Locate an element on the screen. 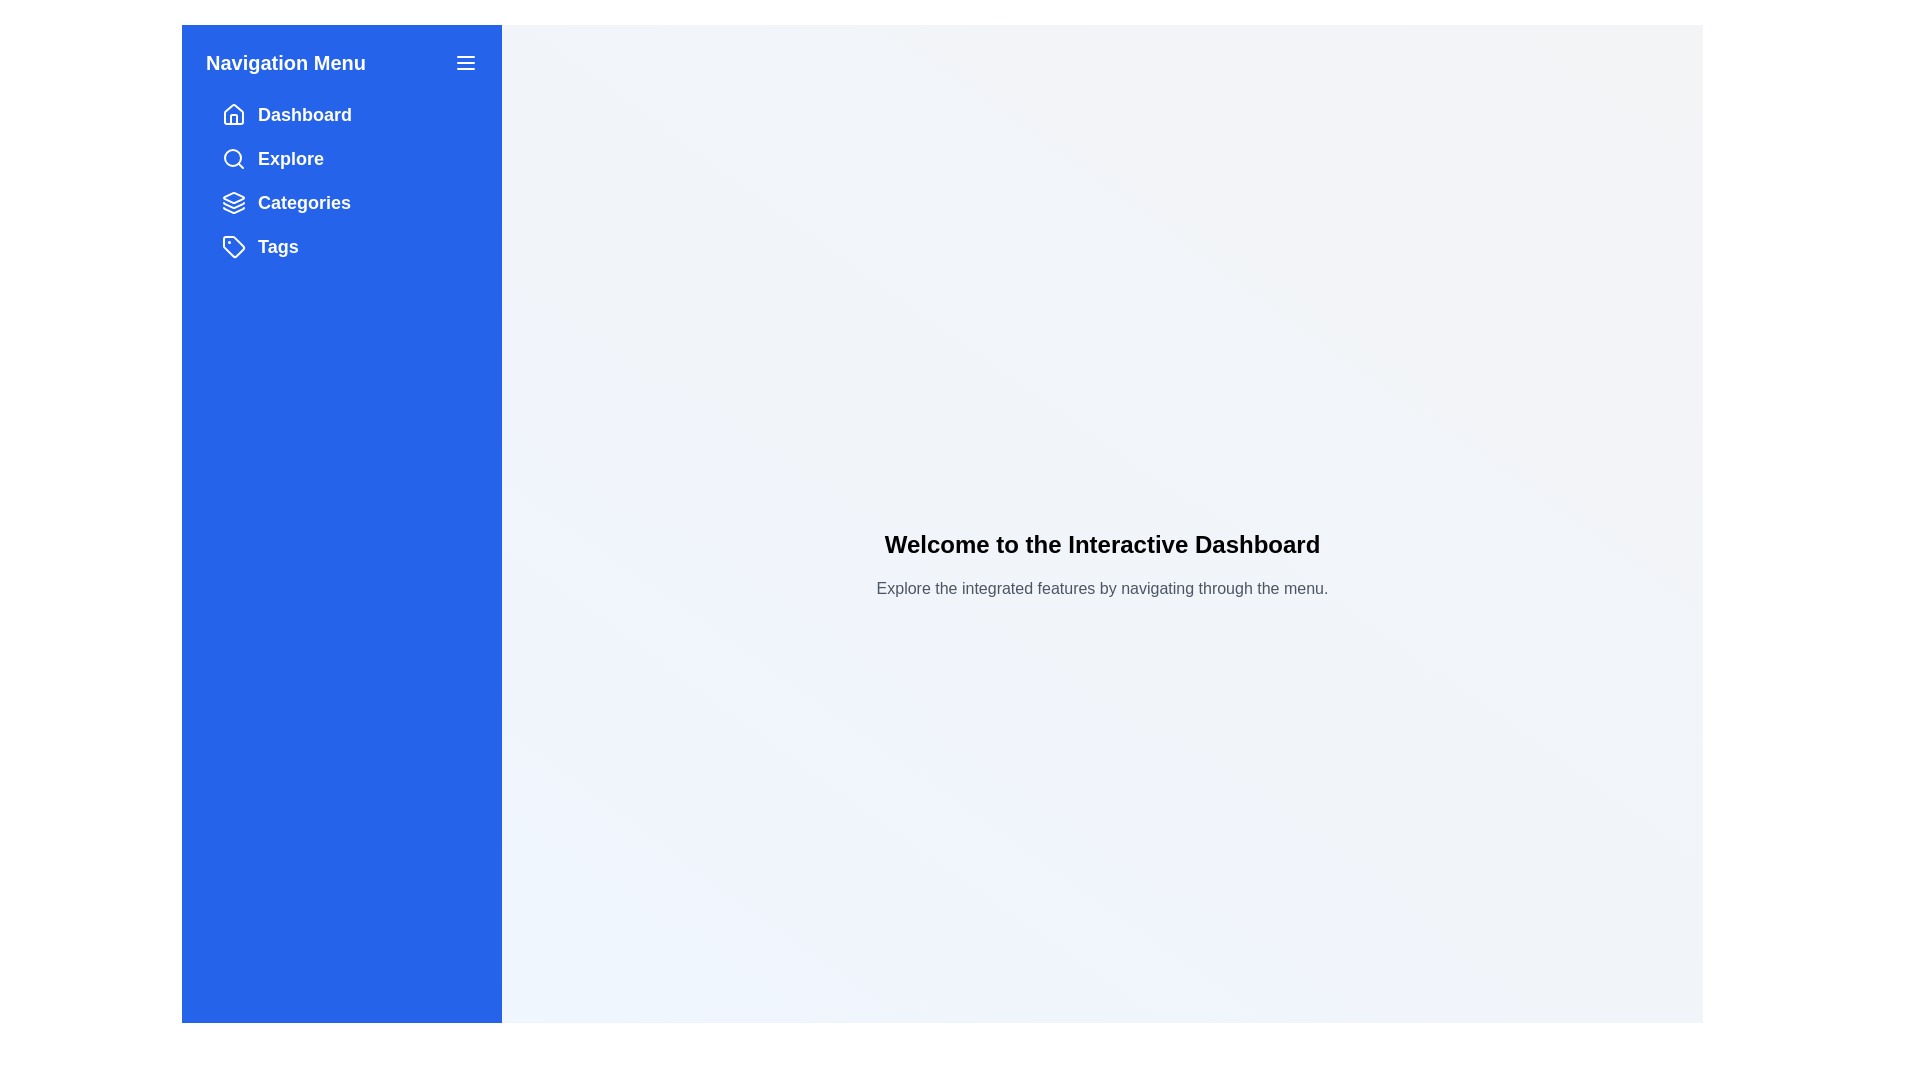  the welcome message text for copying is located at coordinates (875, 527).